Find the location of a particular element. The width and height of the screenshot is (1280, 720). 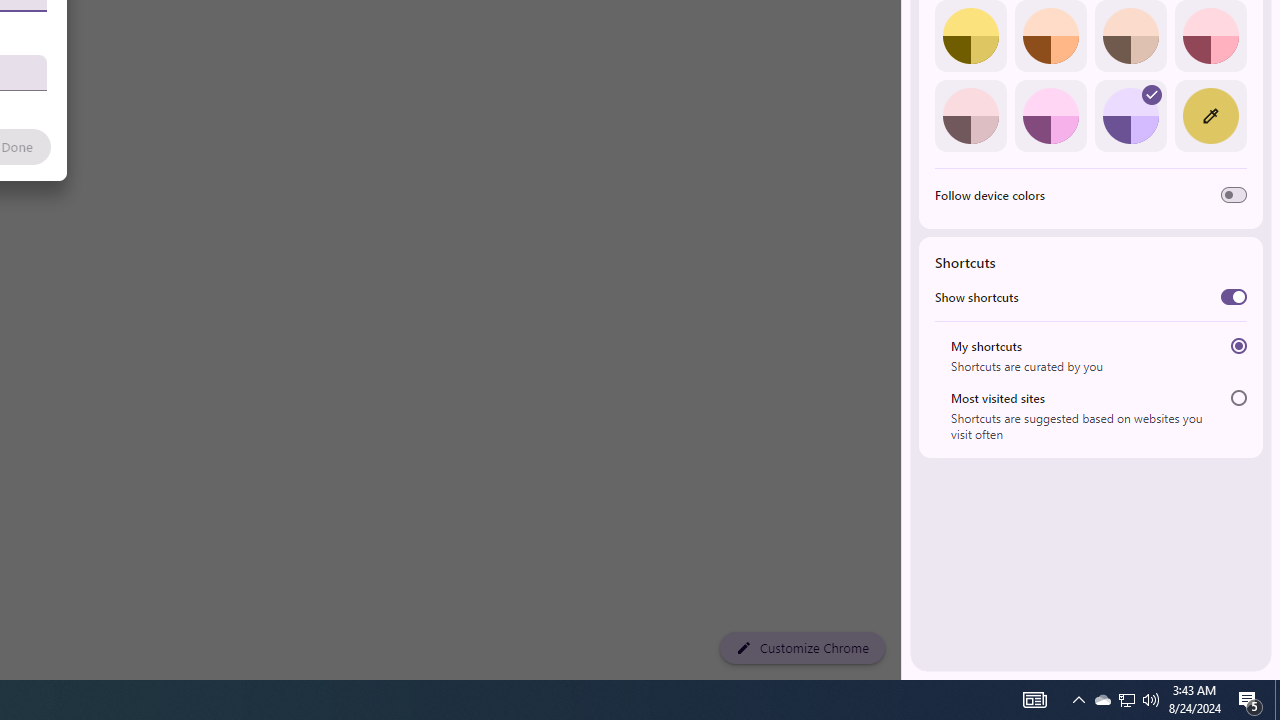

'Apricot' is located at coordinates (1130, 36).